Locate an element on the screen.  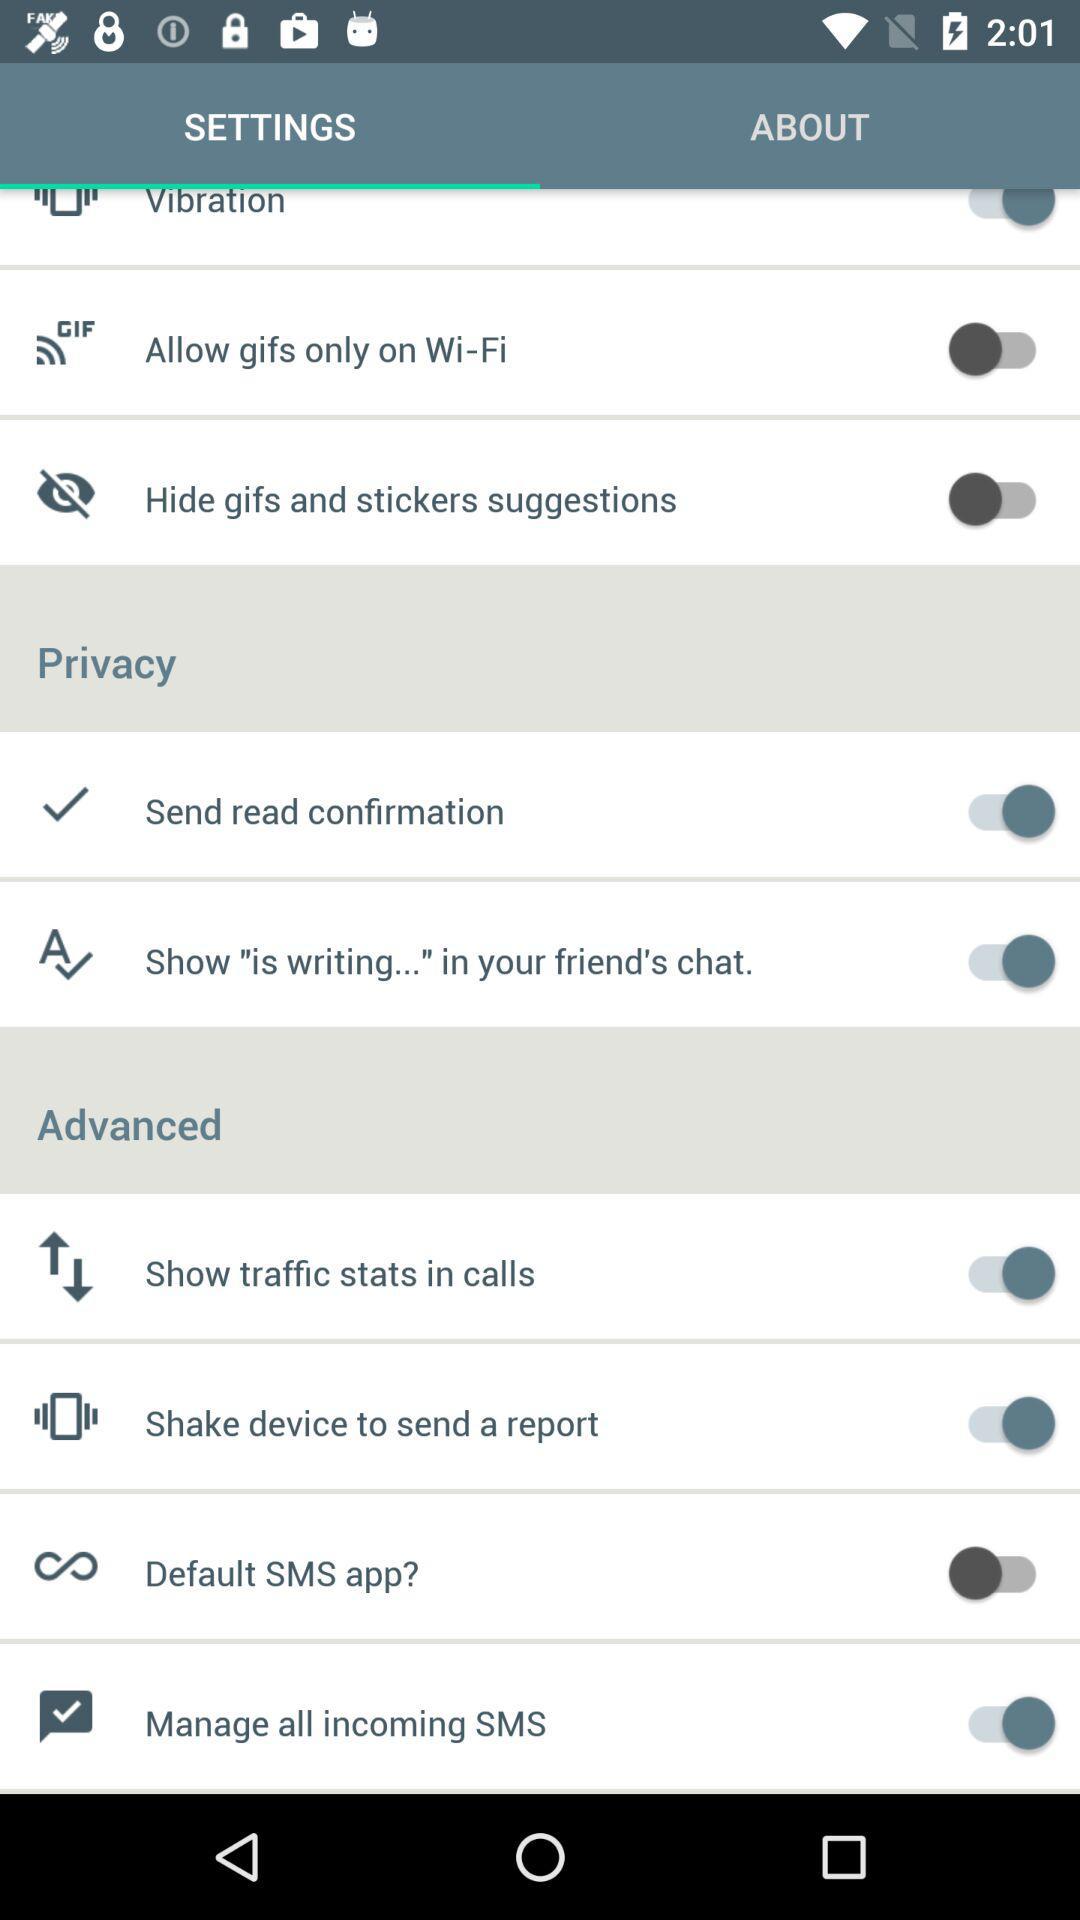
manage sms is located at coordinates (1002, 1719).